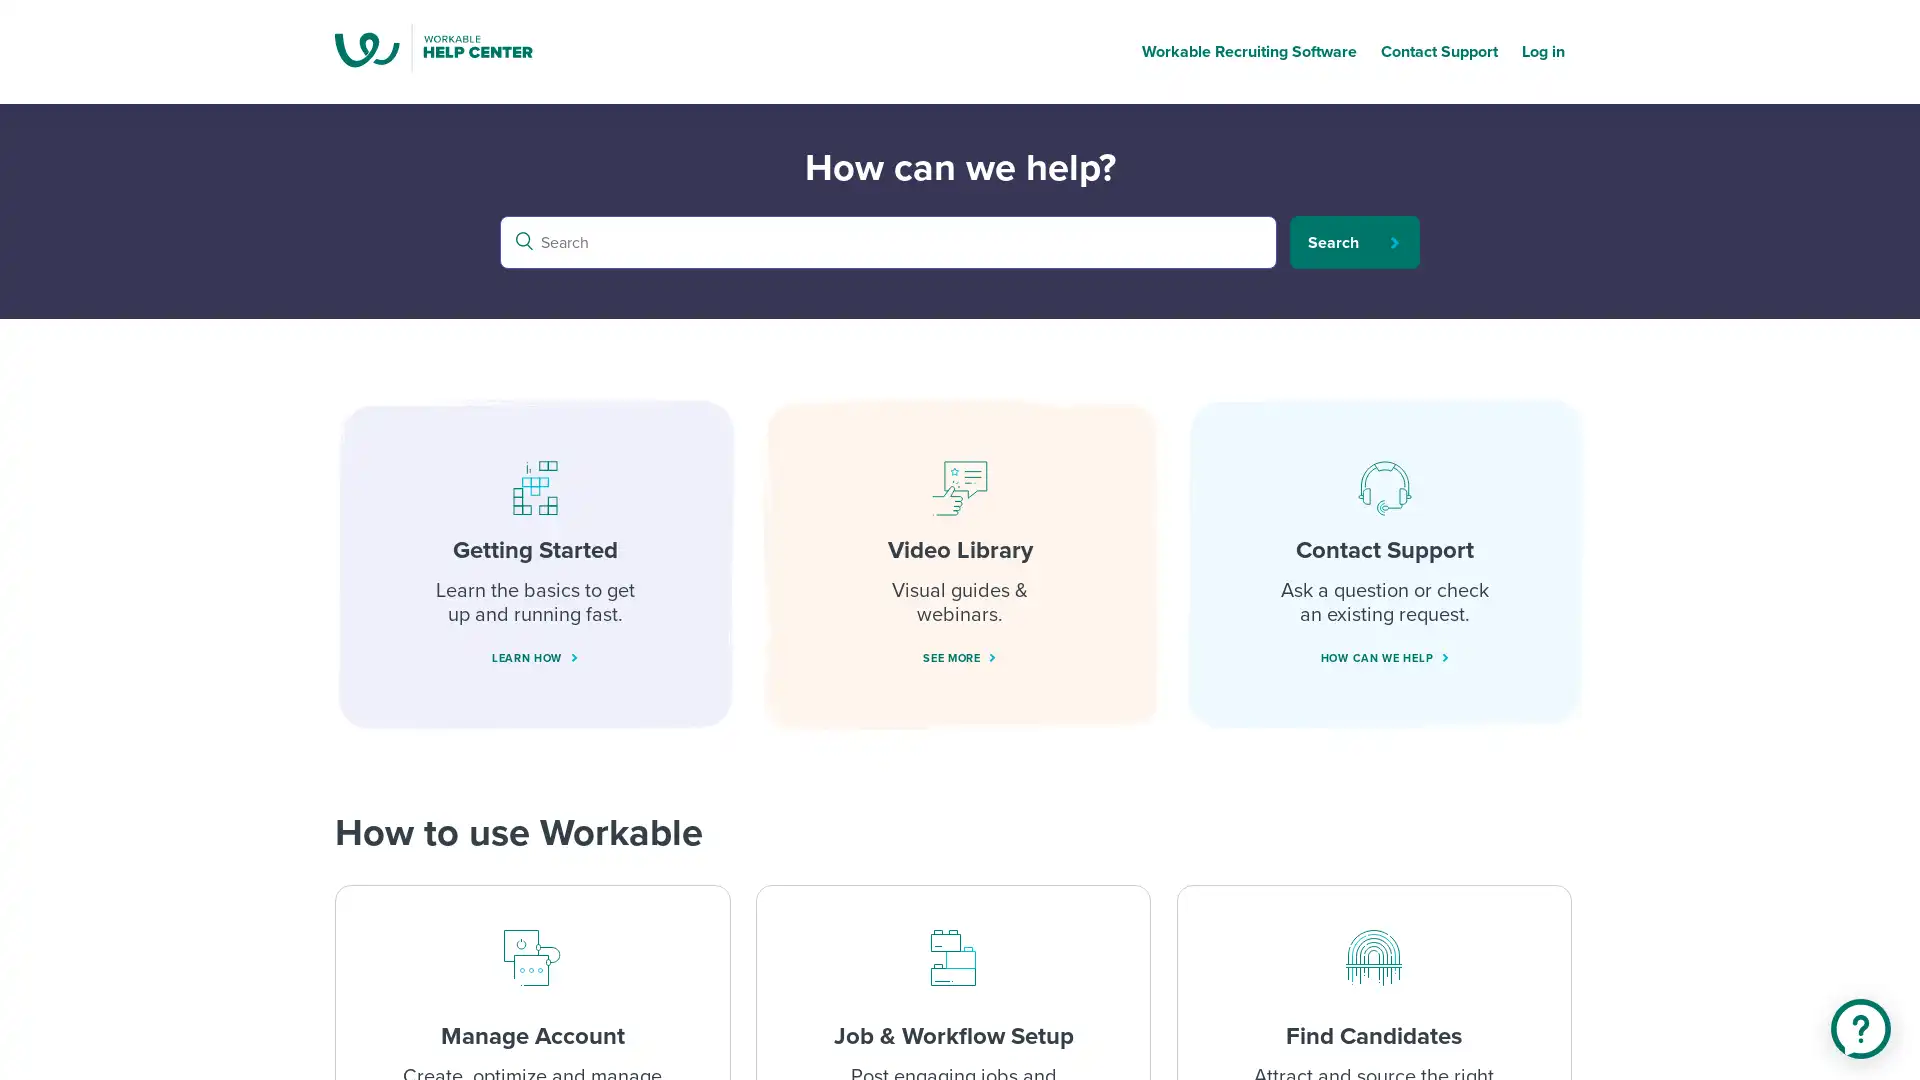  Describe the element at coordinates (1354, 241) in the screenshot. I see `Search` at that location.